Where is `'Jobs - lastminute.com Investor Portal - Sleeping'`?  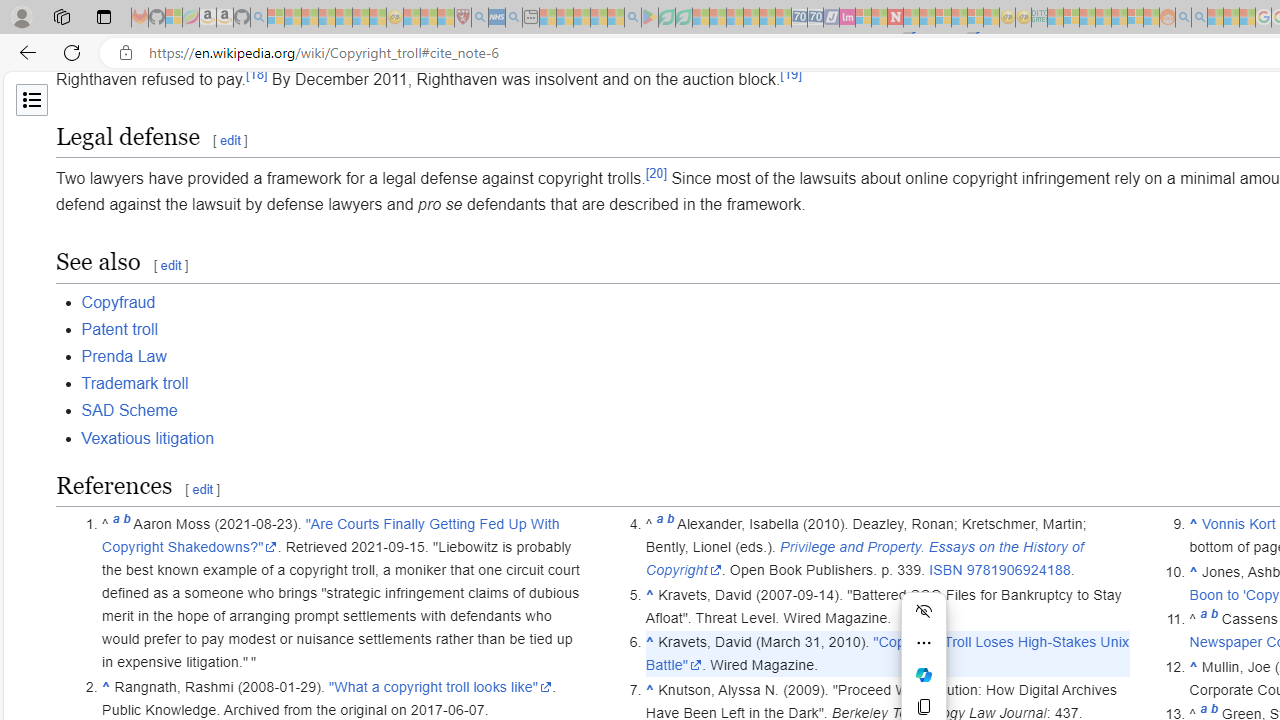
'Jobs - lastminute.com Investor Portal - Sleeping' is located at coordinates (847, 17).